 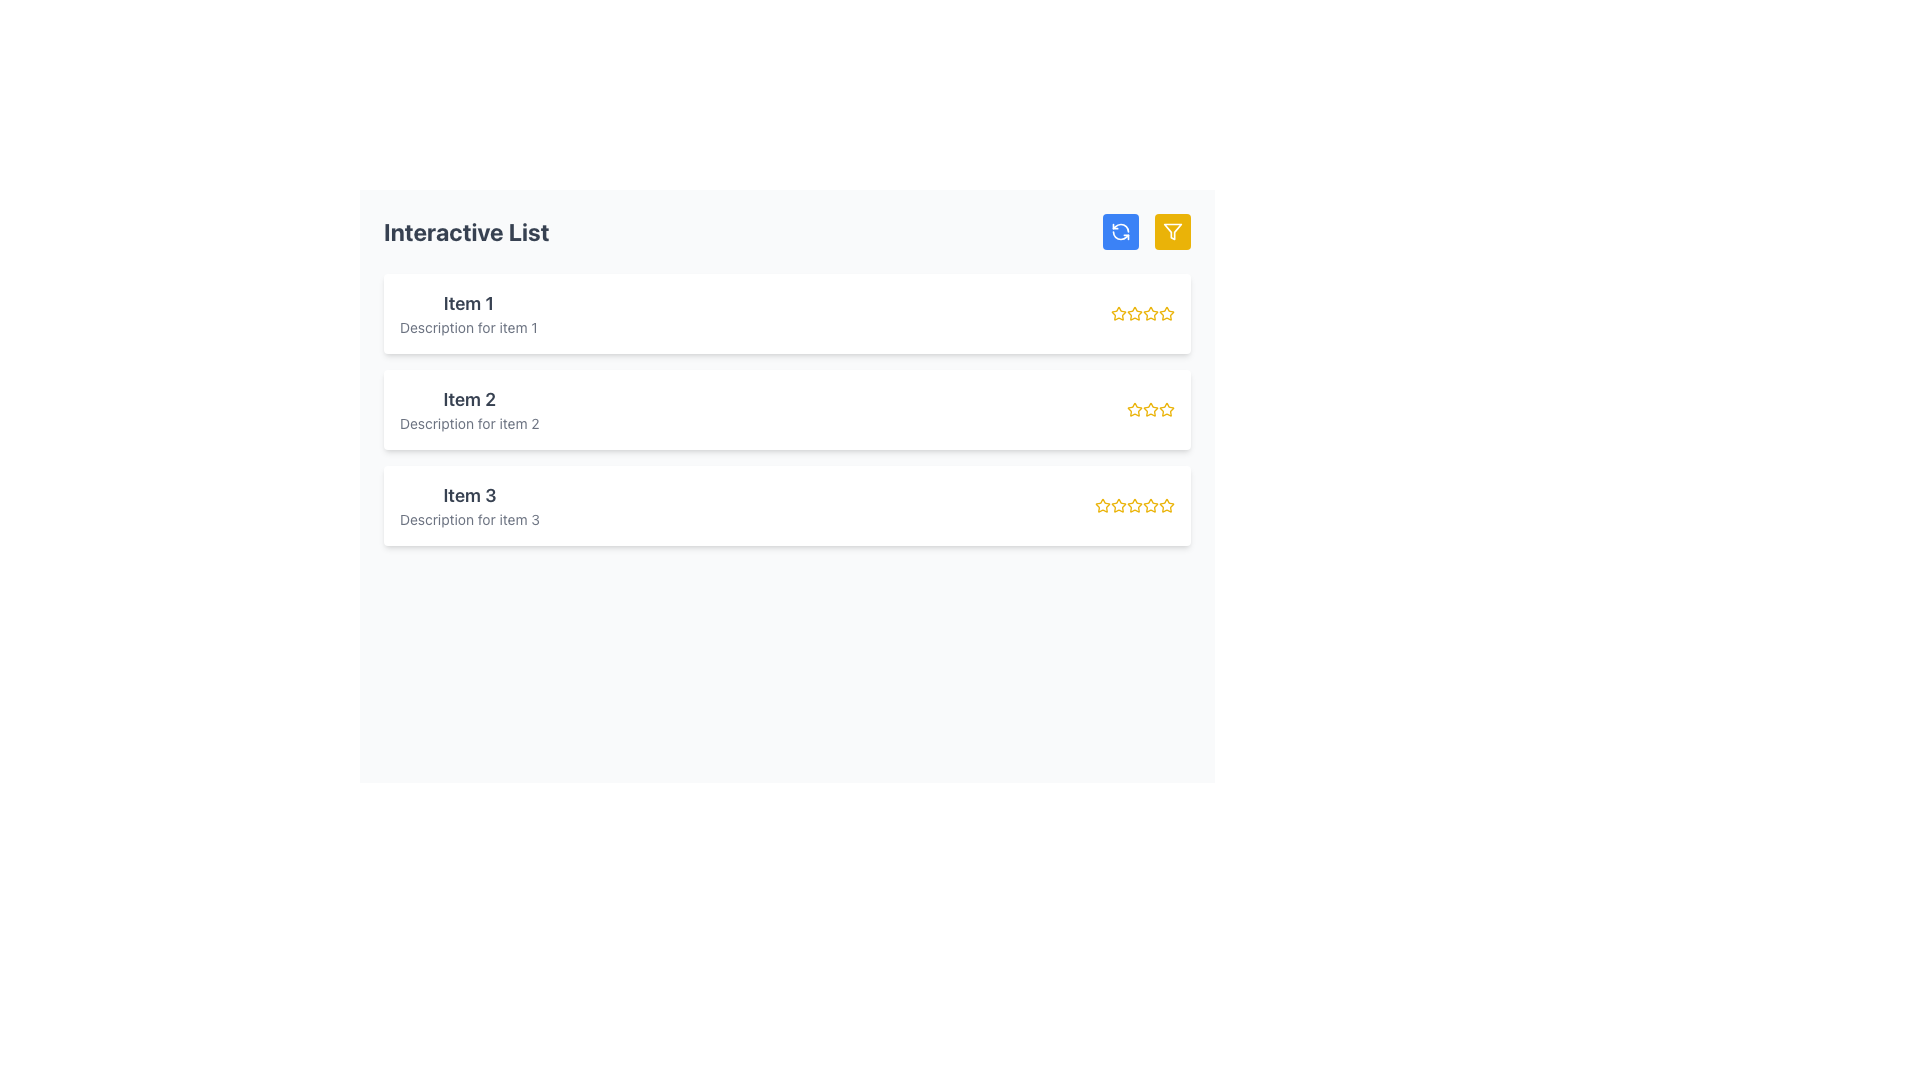 I want to click on the third yellow star in the 5-star rating system, so click(x=1142, y=313).